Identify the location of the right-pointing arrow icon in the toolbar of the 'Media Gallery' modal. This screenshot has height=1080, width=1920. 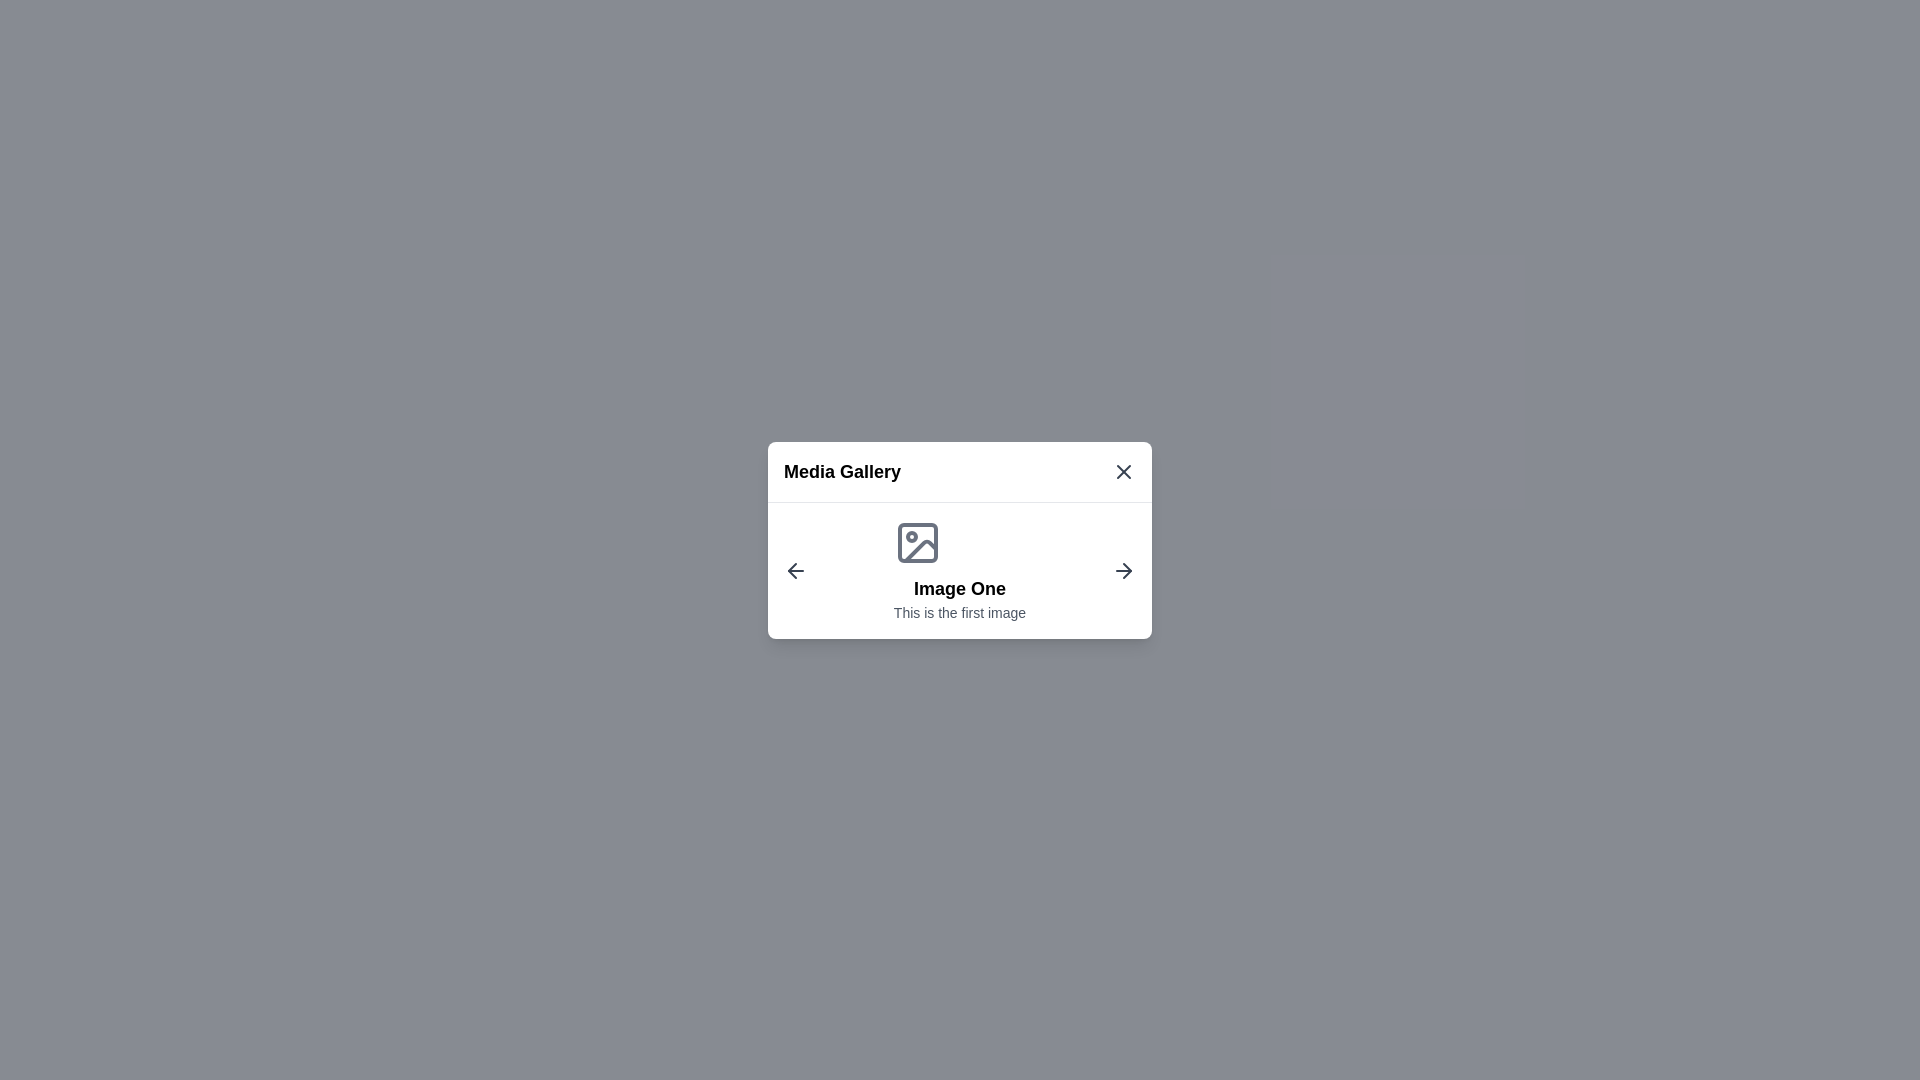
(1127, 570).